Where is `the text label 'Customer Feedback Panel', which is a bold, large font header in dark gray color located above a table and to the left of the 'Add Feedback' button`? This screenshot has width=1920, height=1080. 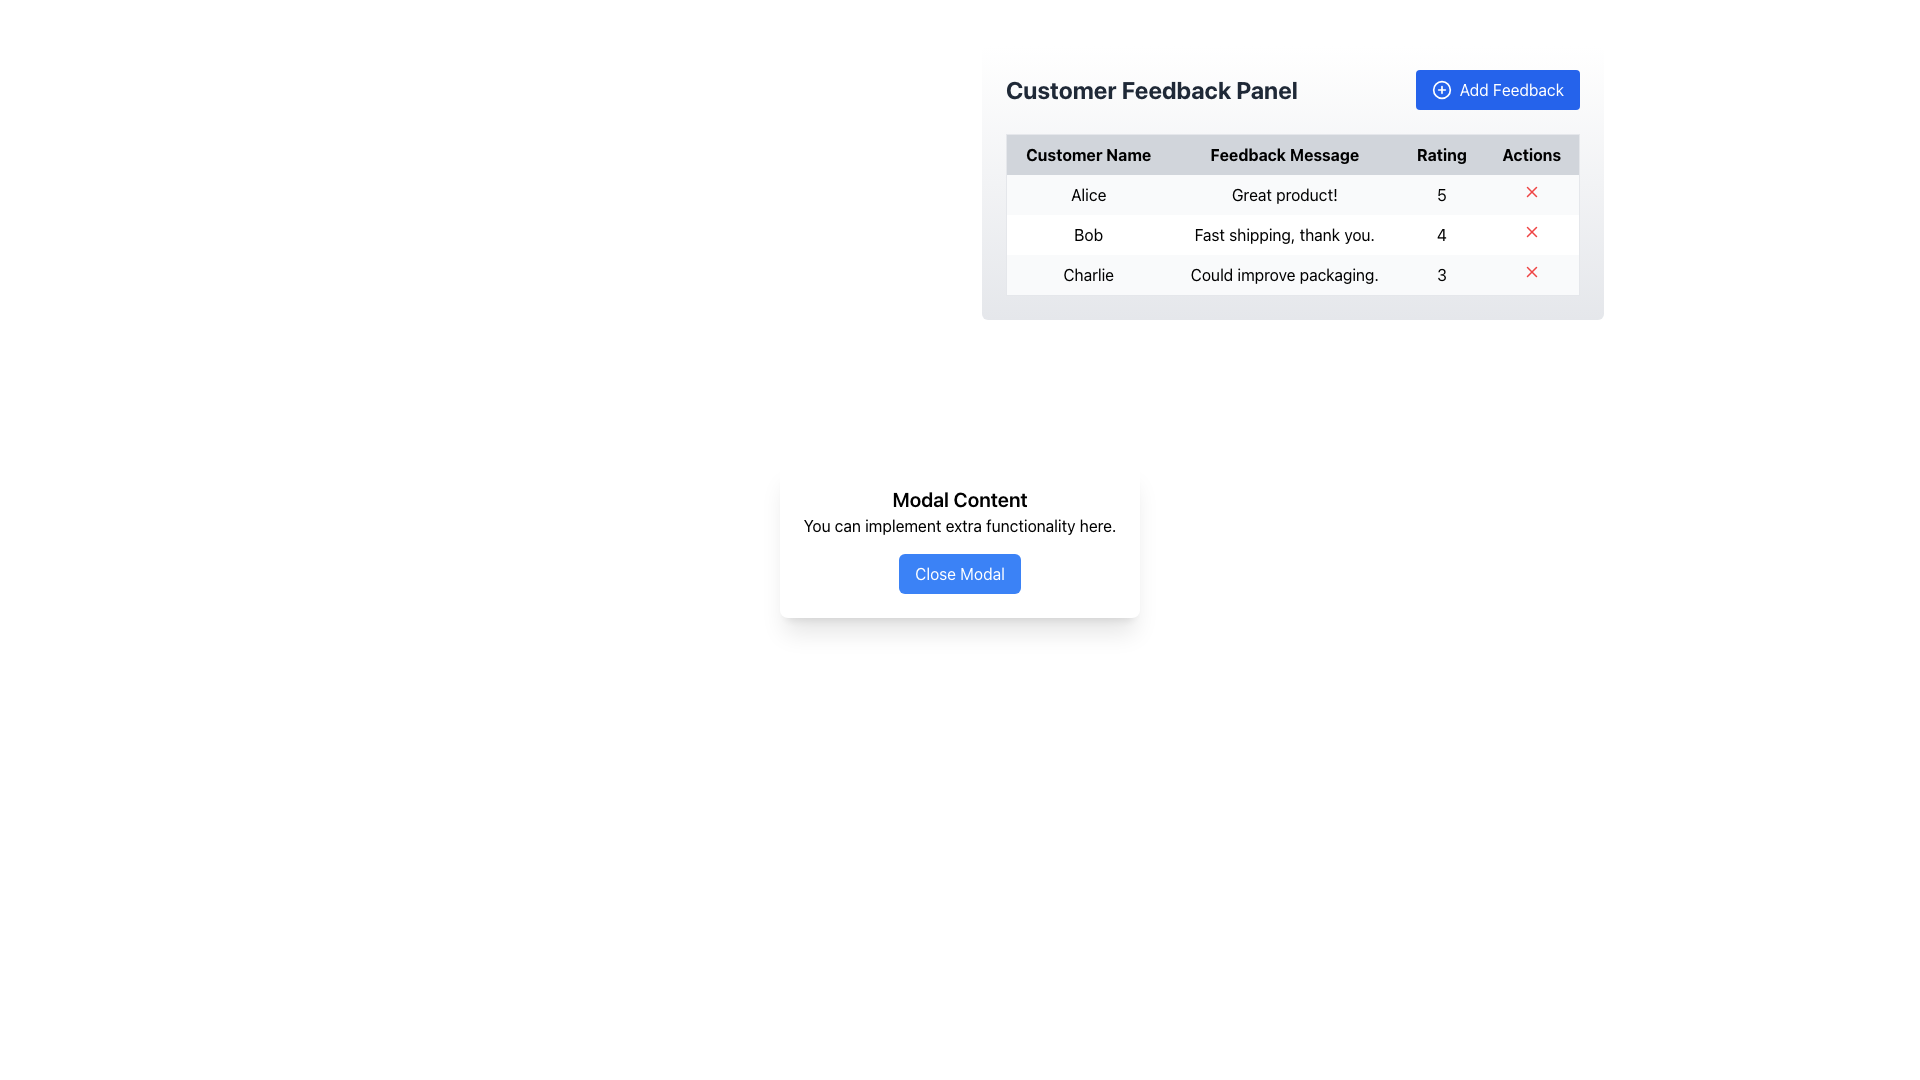
the text label 'Customer Feedback Panel', which is a bold, large font header in dark gray color located above a table and to the left of the 'Add Feedback' button is located at coordinates (1152, 88).